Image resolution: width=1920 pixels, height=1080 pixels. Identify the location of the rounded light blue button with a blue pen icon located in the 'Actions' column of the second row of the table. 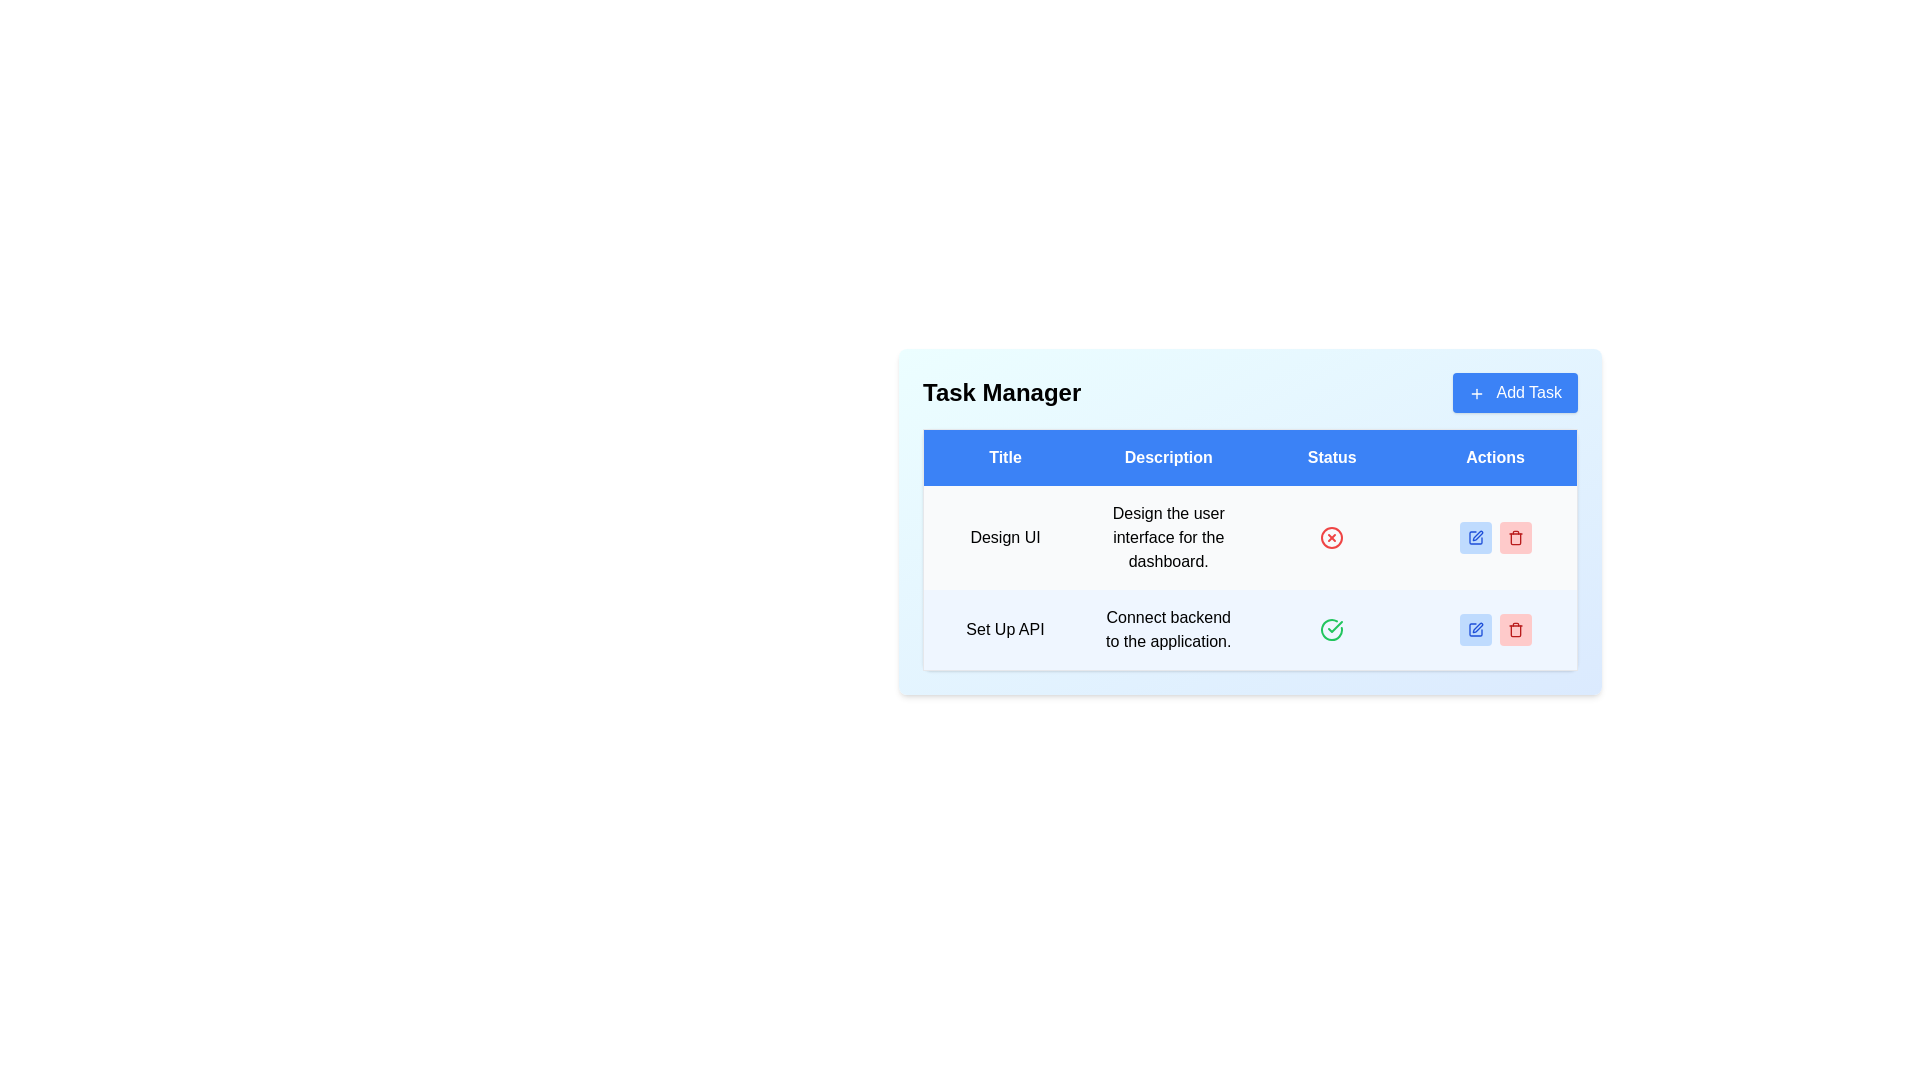
(1475, 628).